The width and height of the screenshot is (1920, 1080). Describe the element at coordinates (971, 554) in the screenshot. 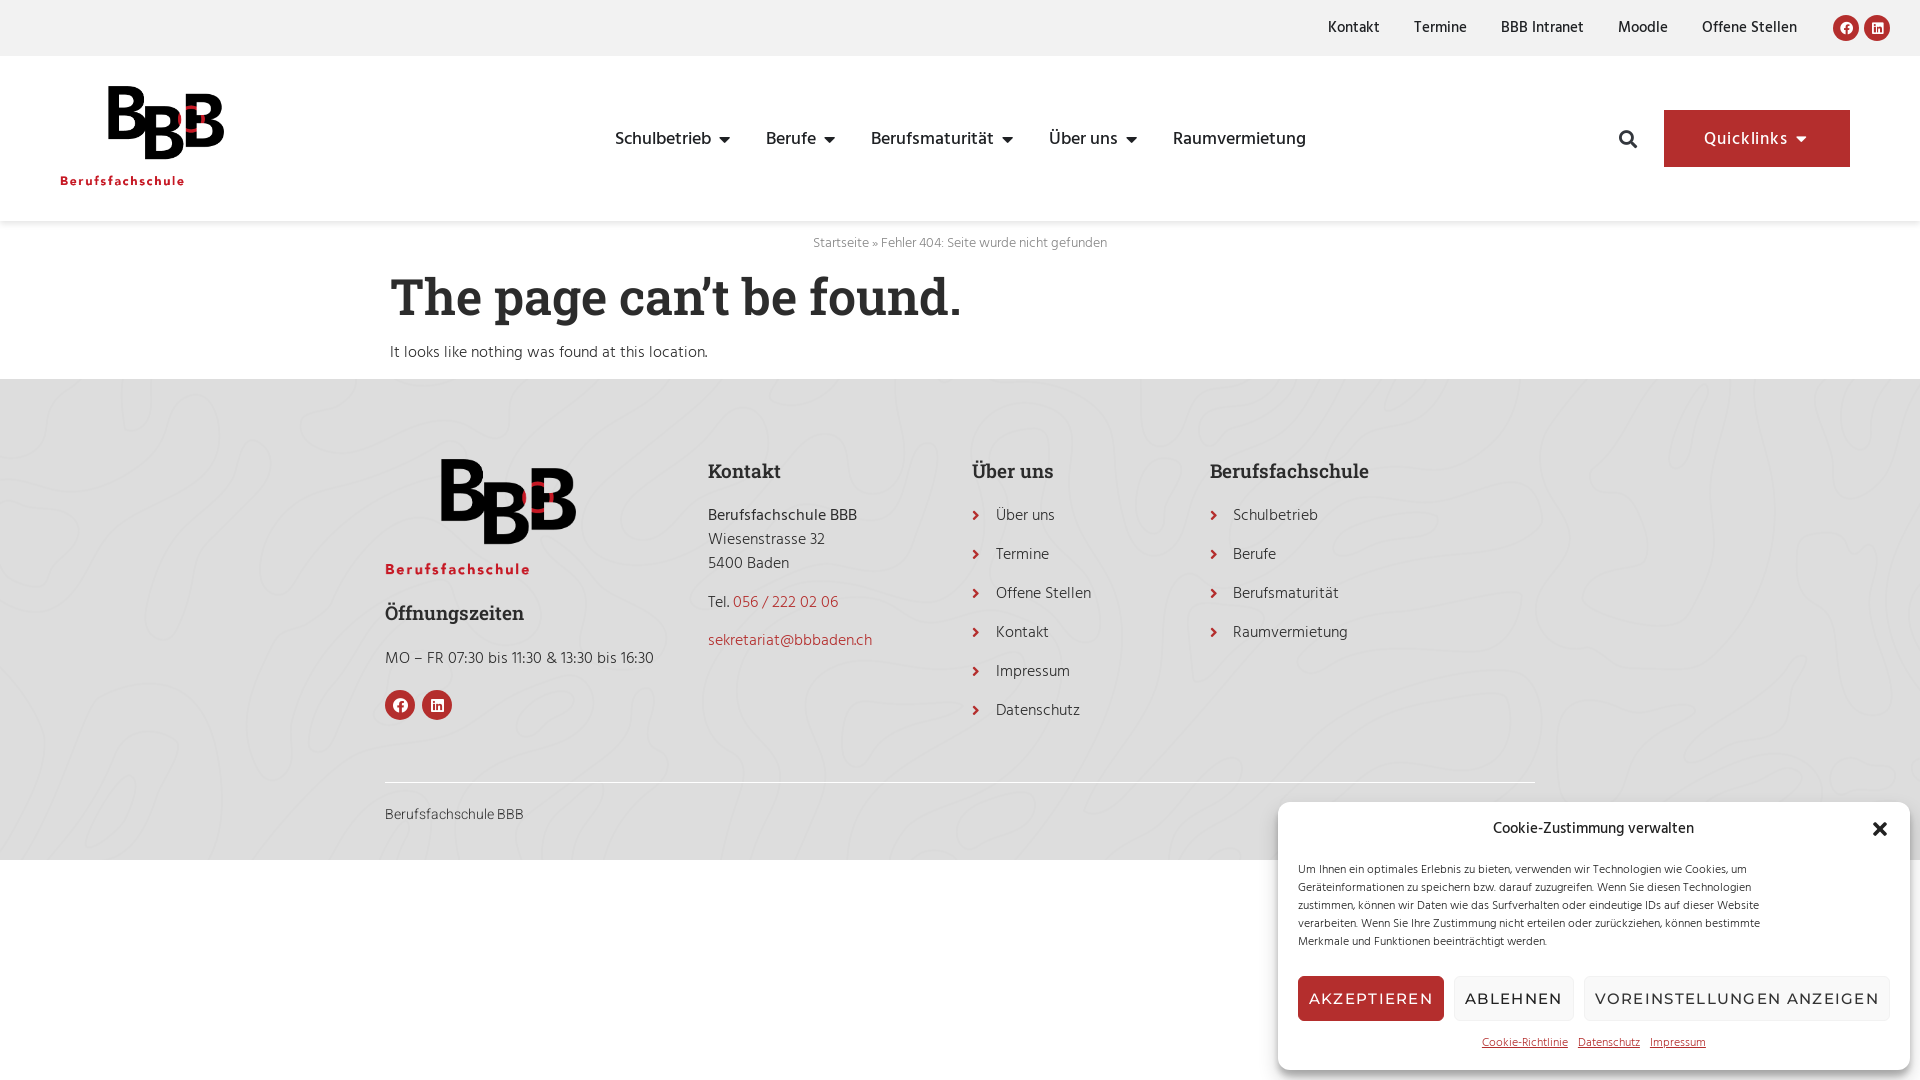

I see `'Termine'` at that location.